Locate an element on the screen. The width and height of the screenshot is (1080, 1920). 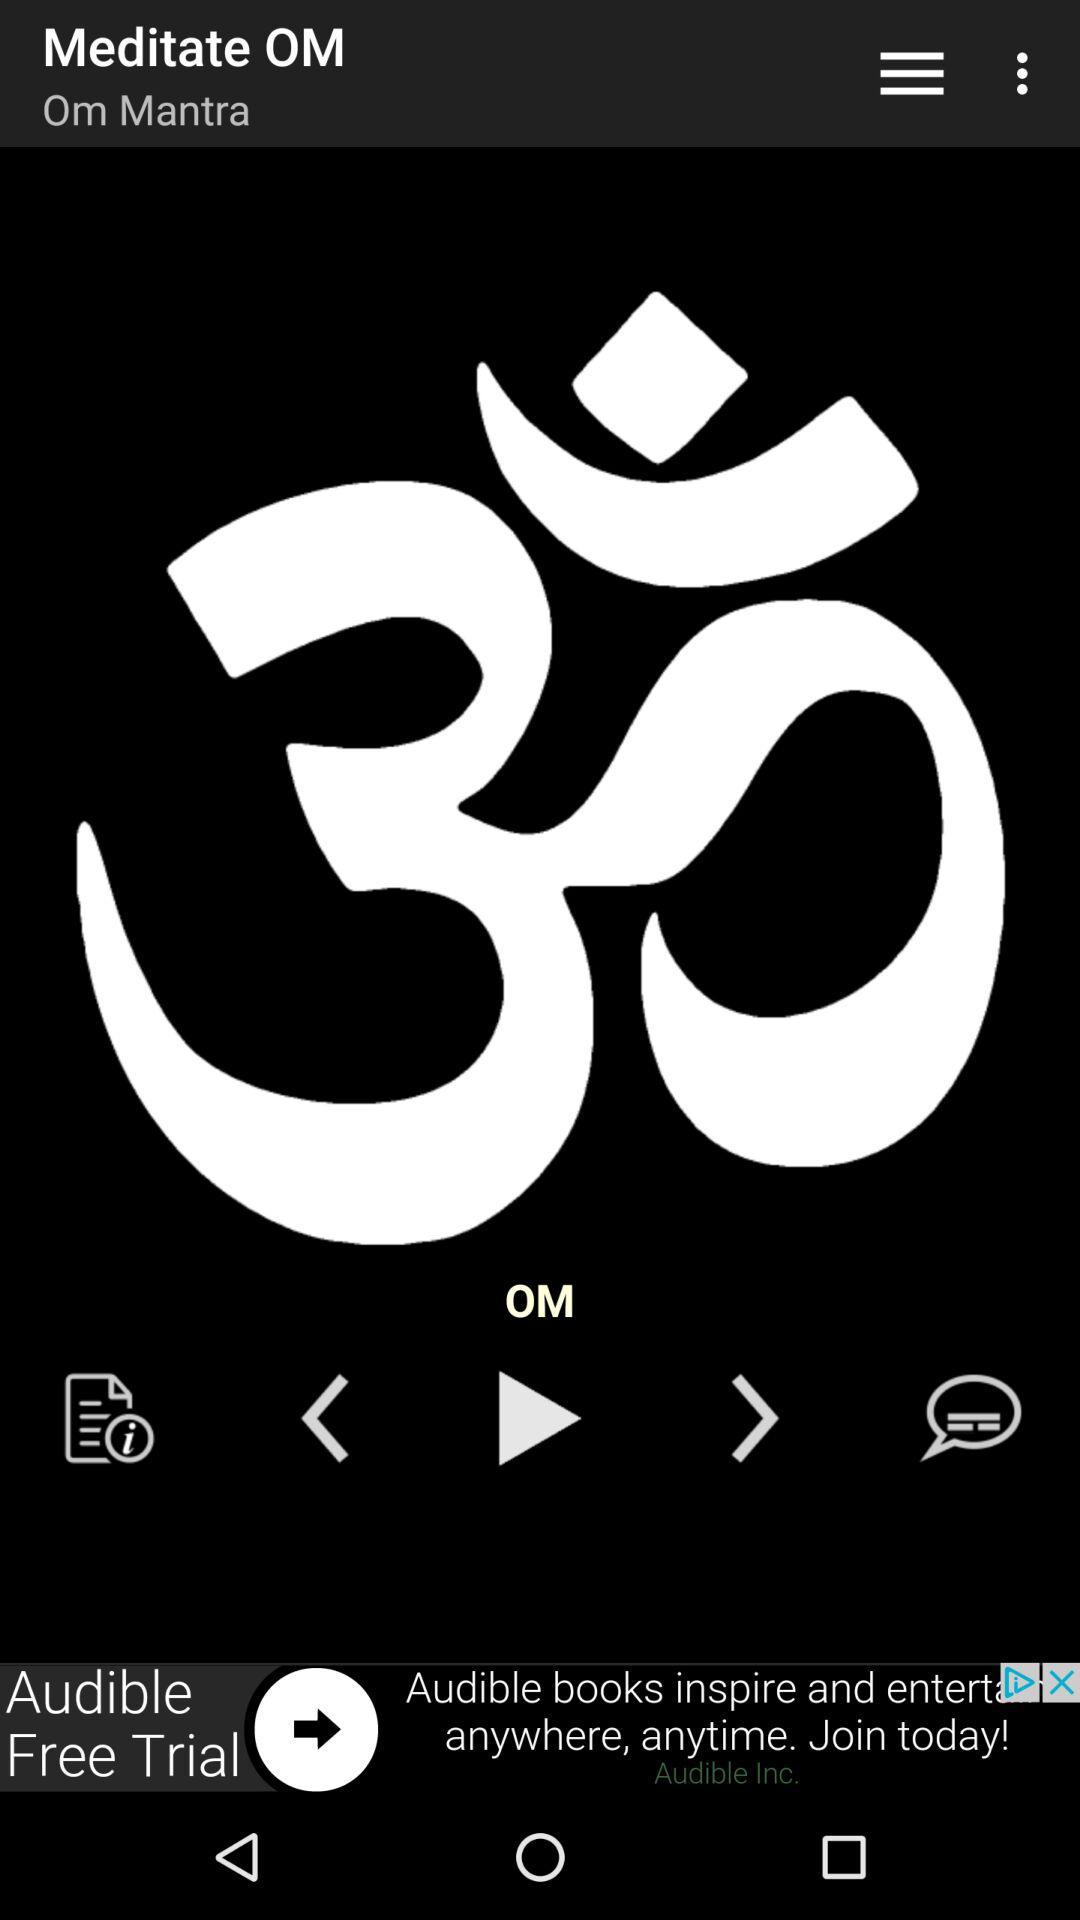
open advertisement is located at coordinates (540, 1727).